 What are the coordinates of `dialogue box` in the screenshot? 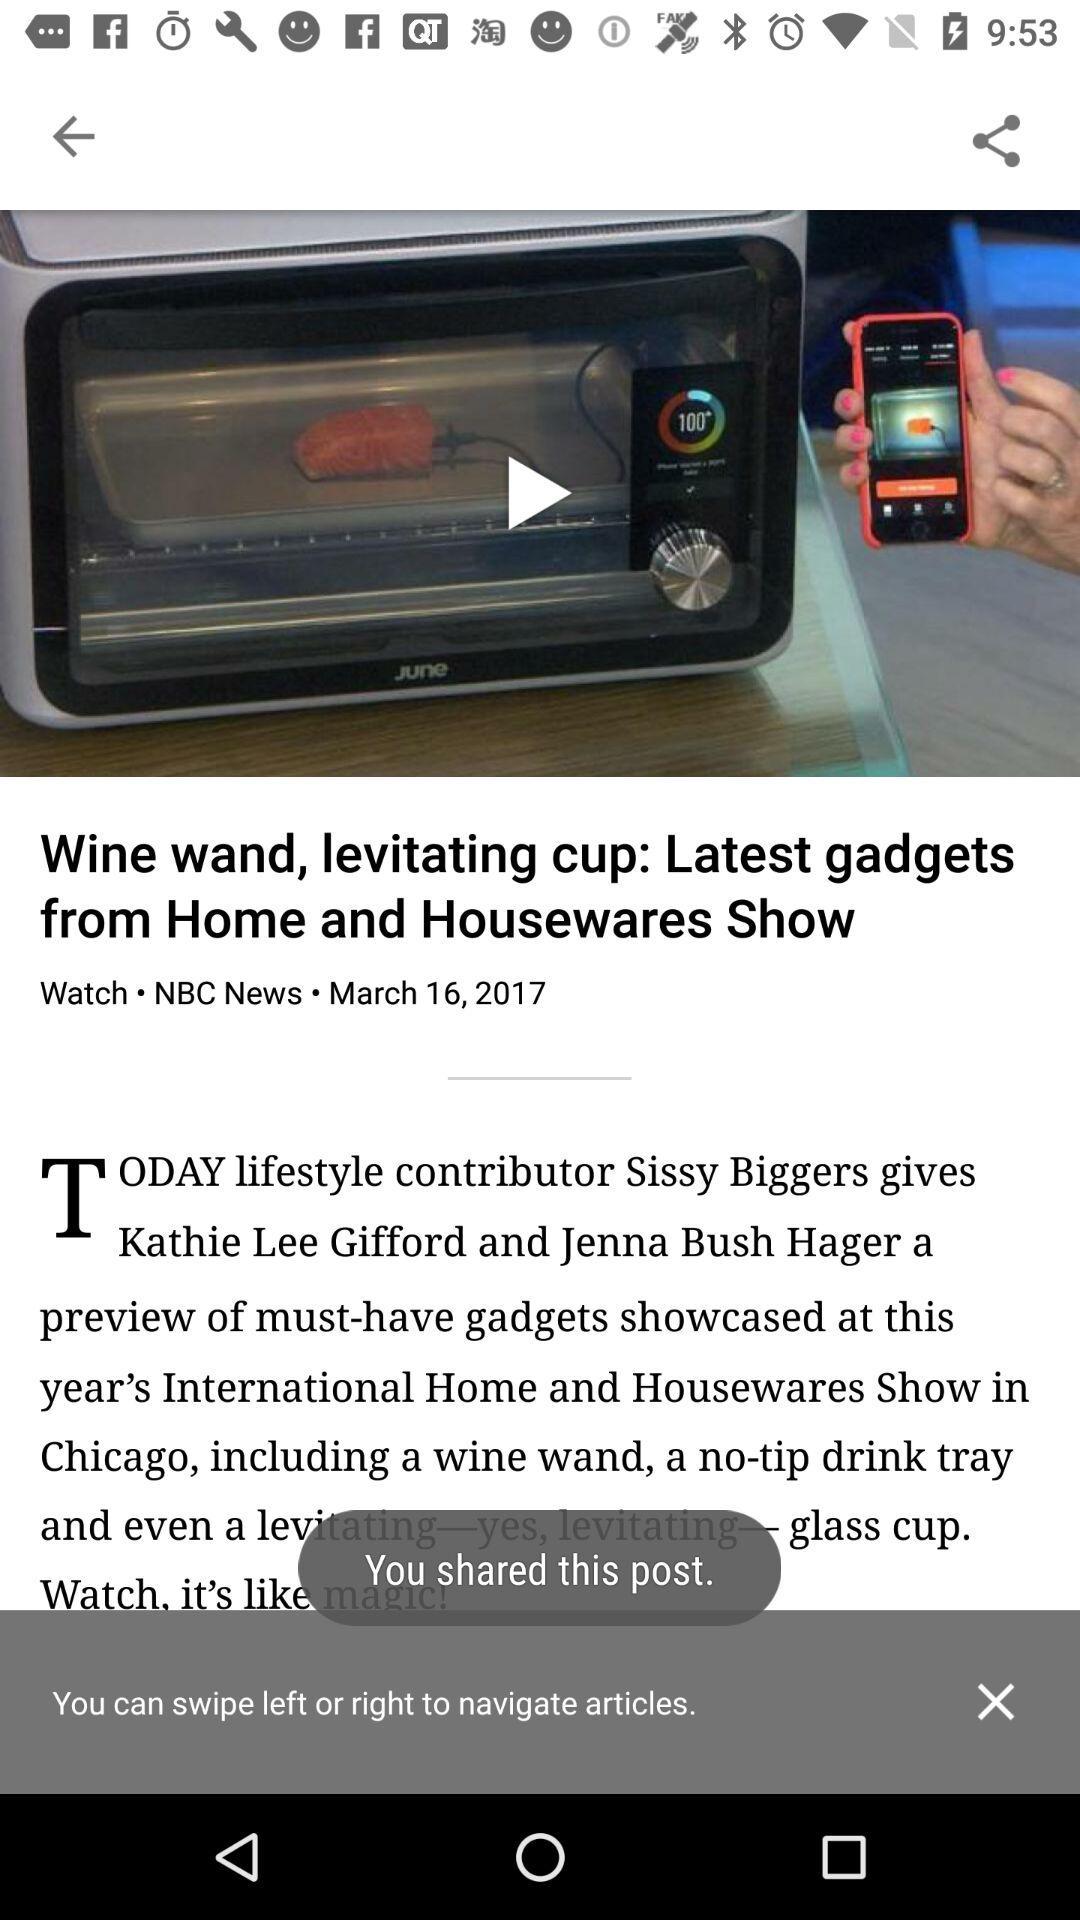 It's located at (995, 1700).